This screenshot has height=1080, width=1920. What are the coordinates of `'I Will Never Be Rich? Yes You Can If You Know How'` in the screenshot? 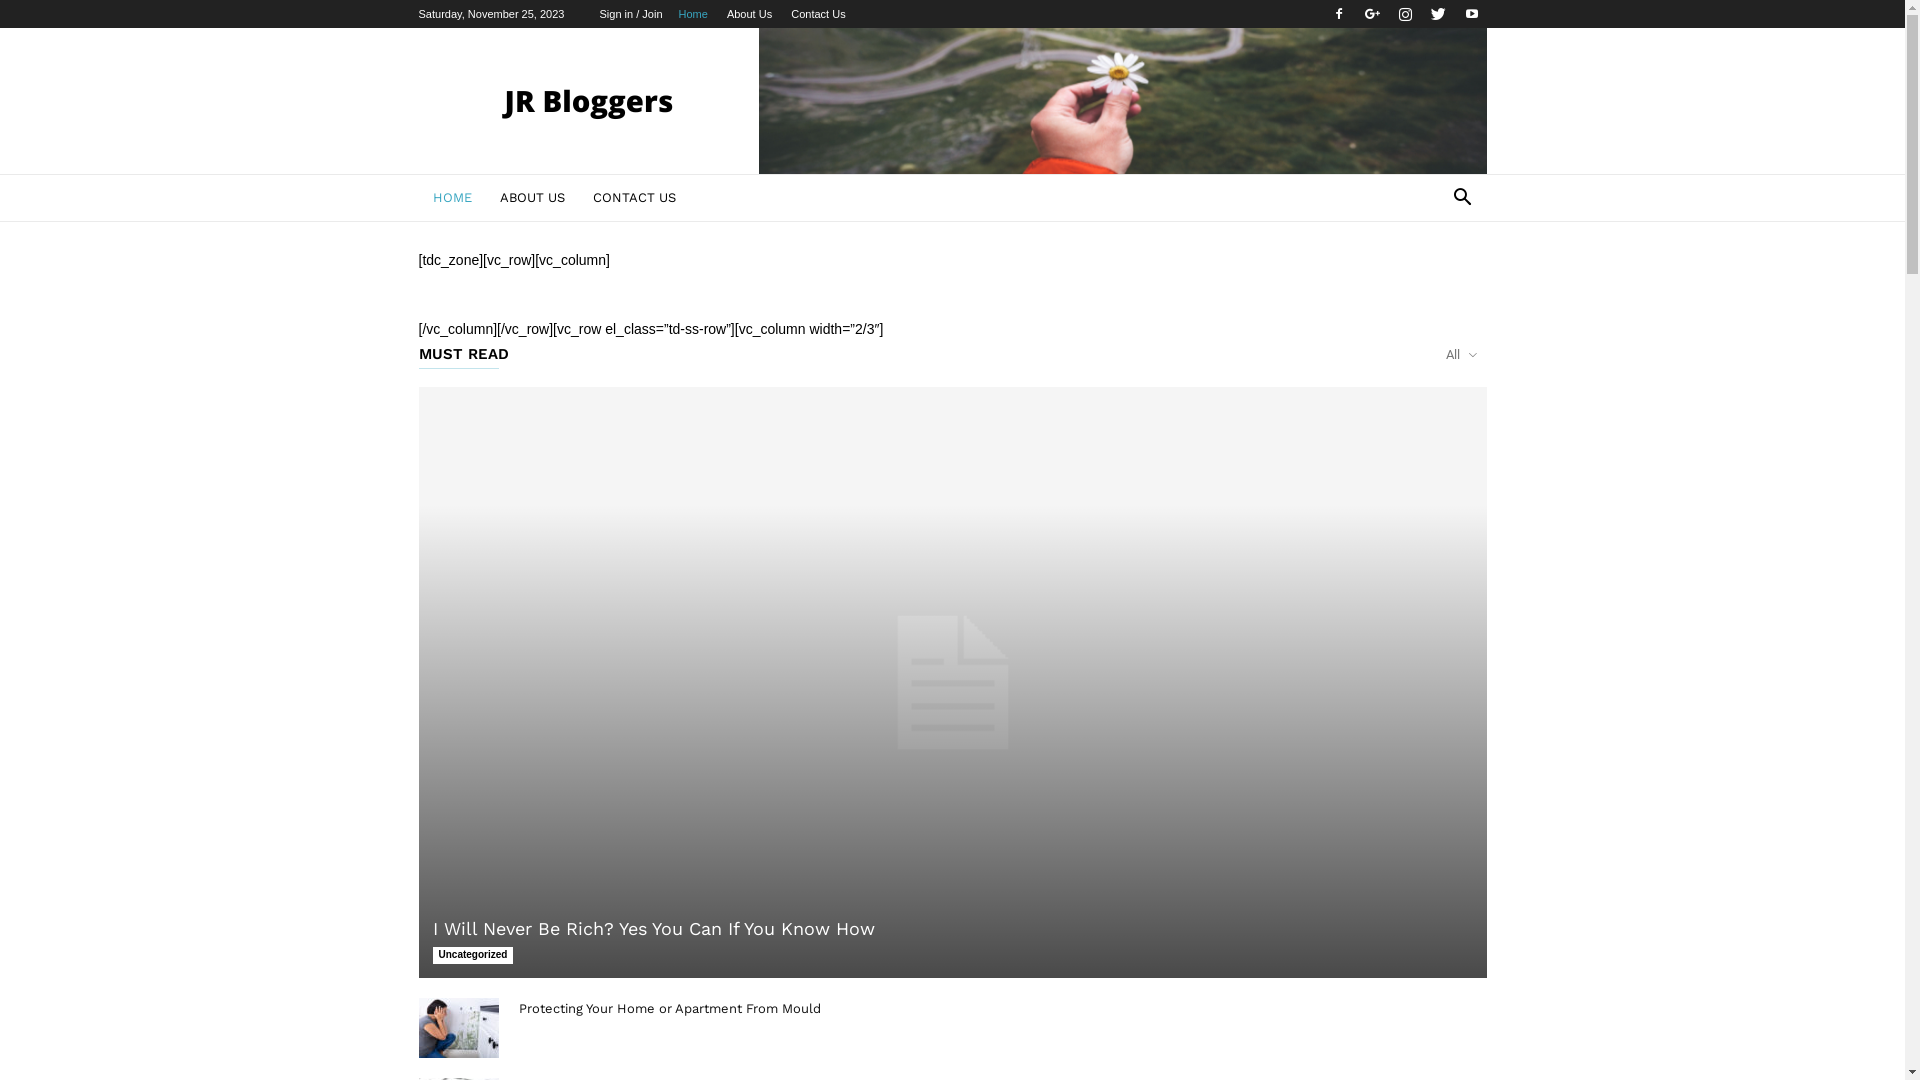 It's located at (652, 928).